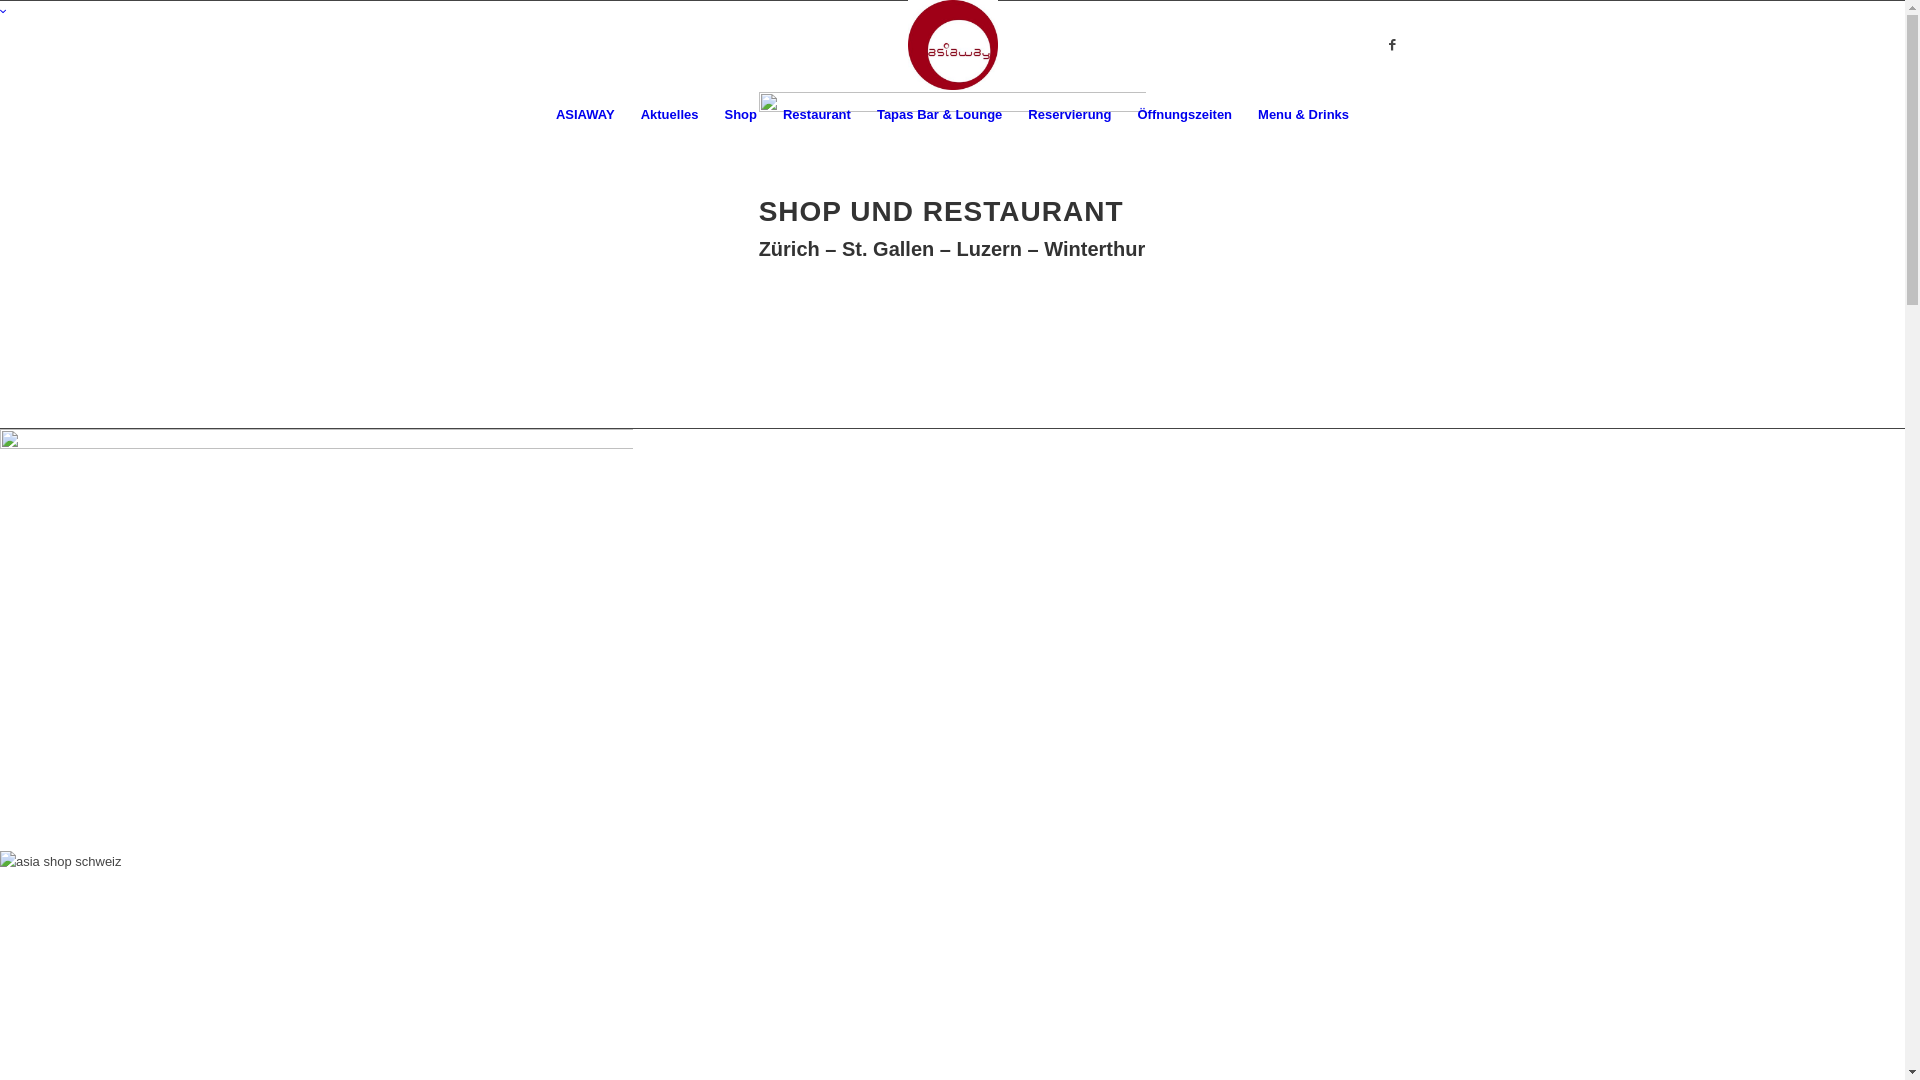  What do you see at coordinates (938, 115) in the screenshot?
I see `'Tapas Bar & Lounge'` at bounding box center [938, 115].